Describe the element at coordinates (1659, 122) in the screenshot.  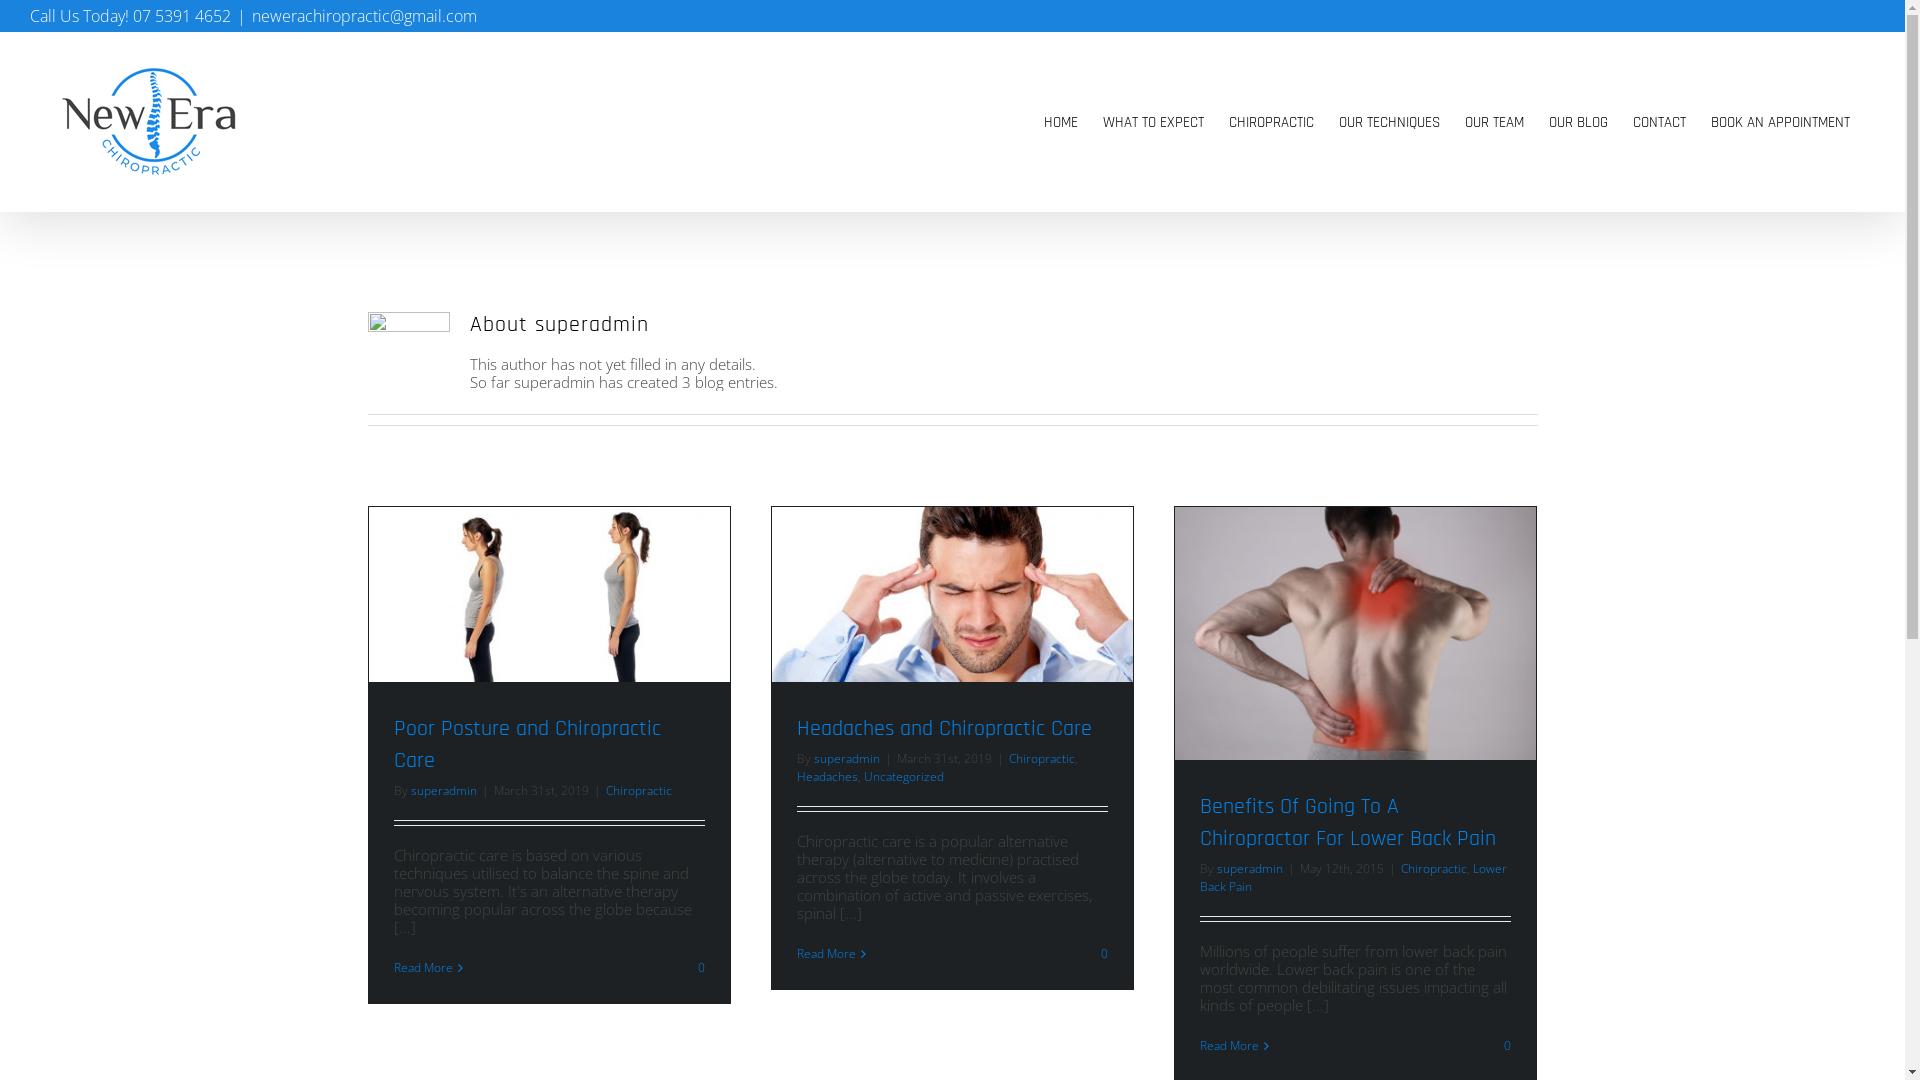
I see `'CONTACT'` at that location.